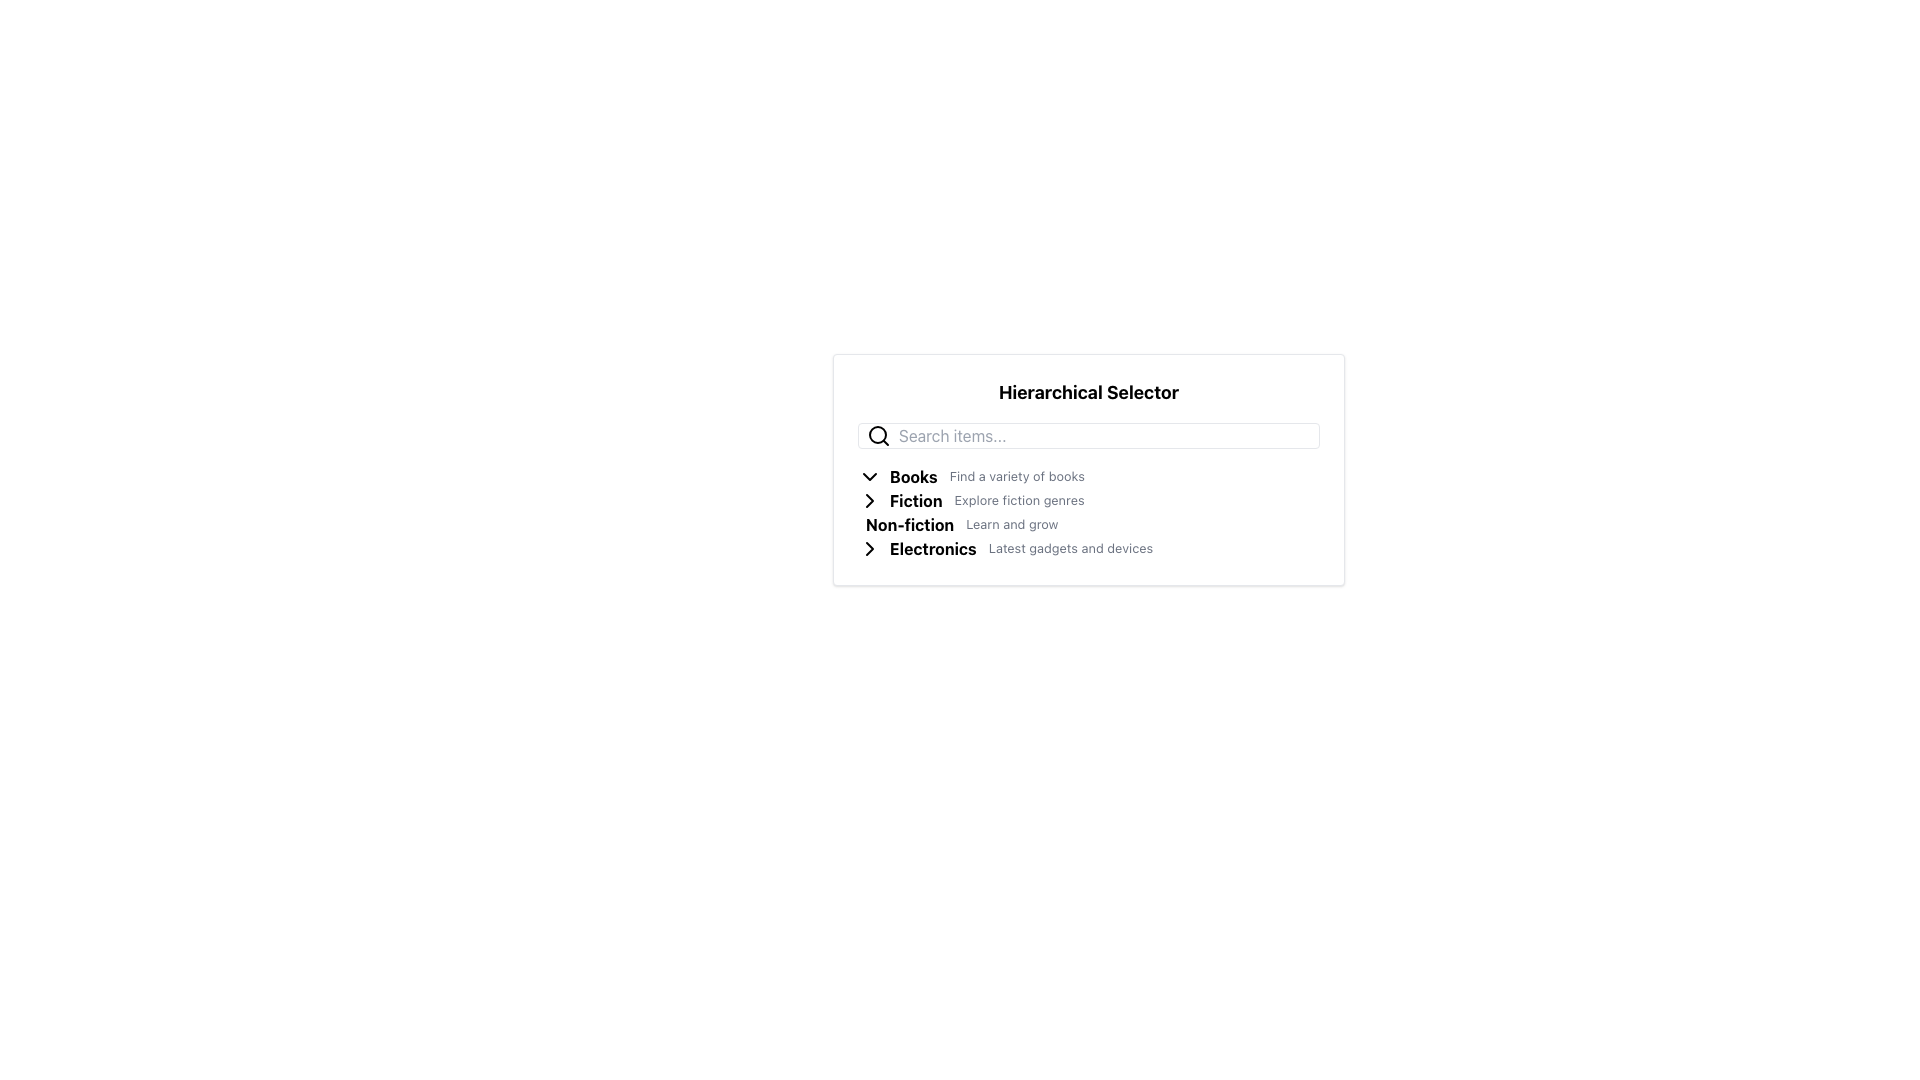 Image resolution: width=1920 pixels, height=1080 pixels. I want to click on the 'Fiction' hierarchical navigation entry, so click(1088, 512).